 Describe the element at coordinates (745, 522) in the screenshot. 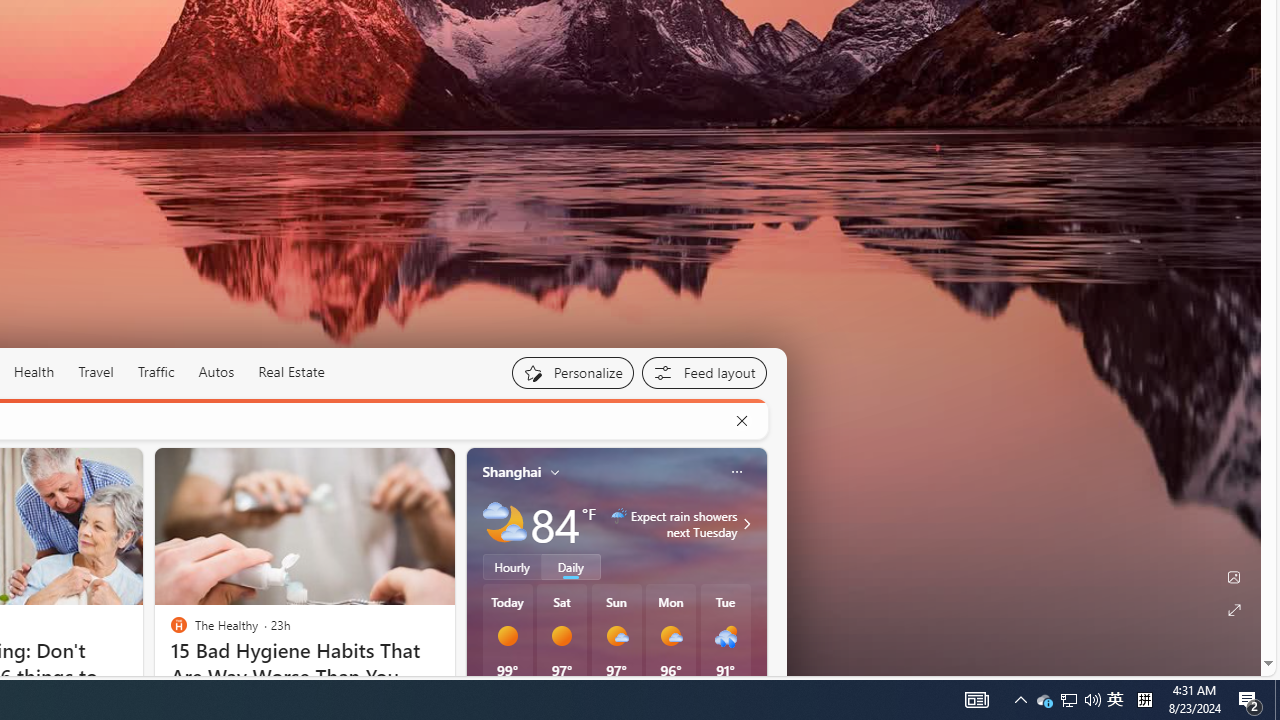

I see `'Class: weather-arrow-glyph'` at that location.